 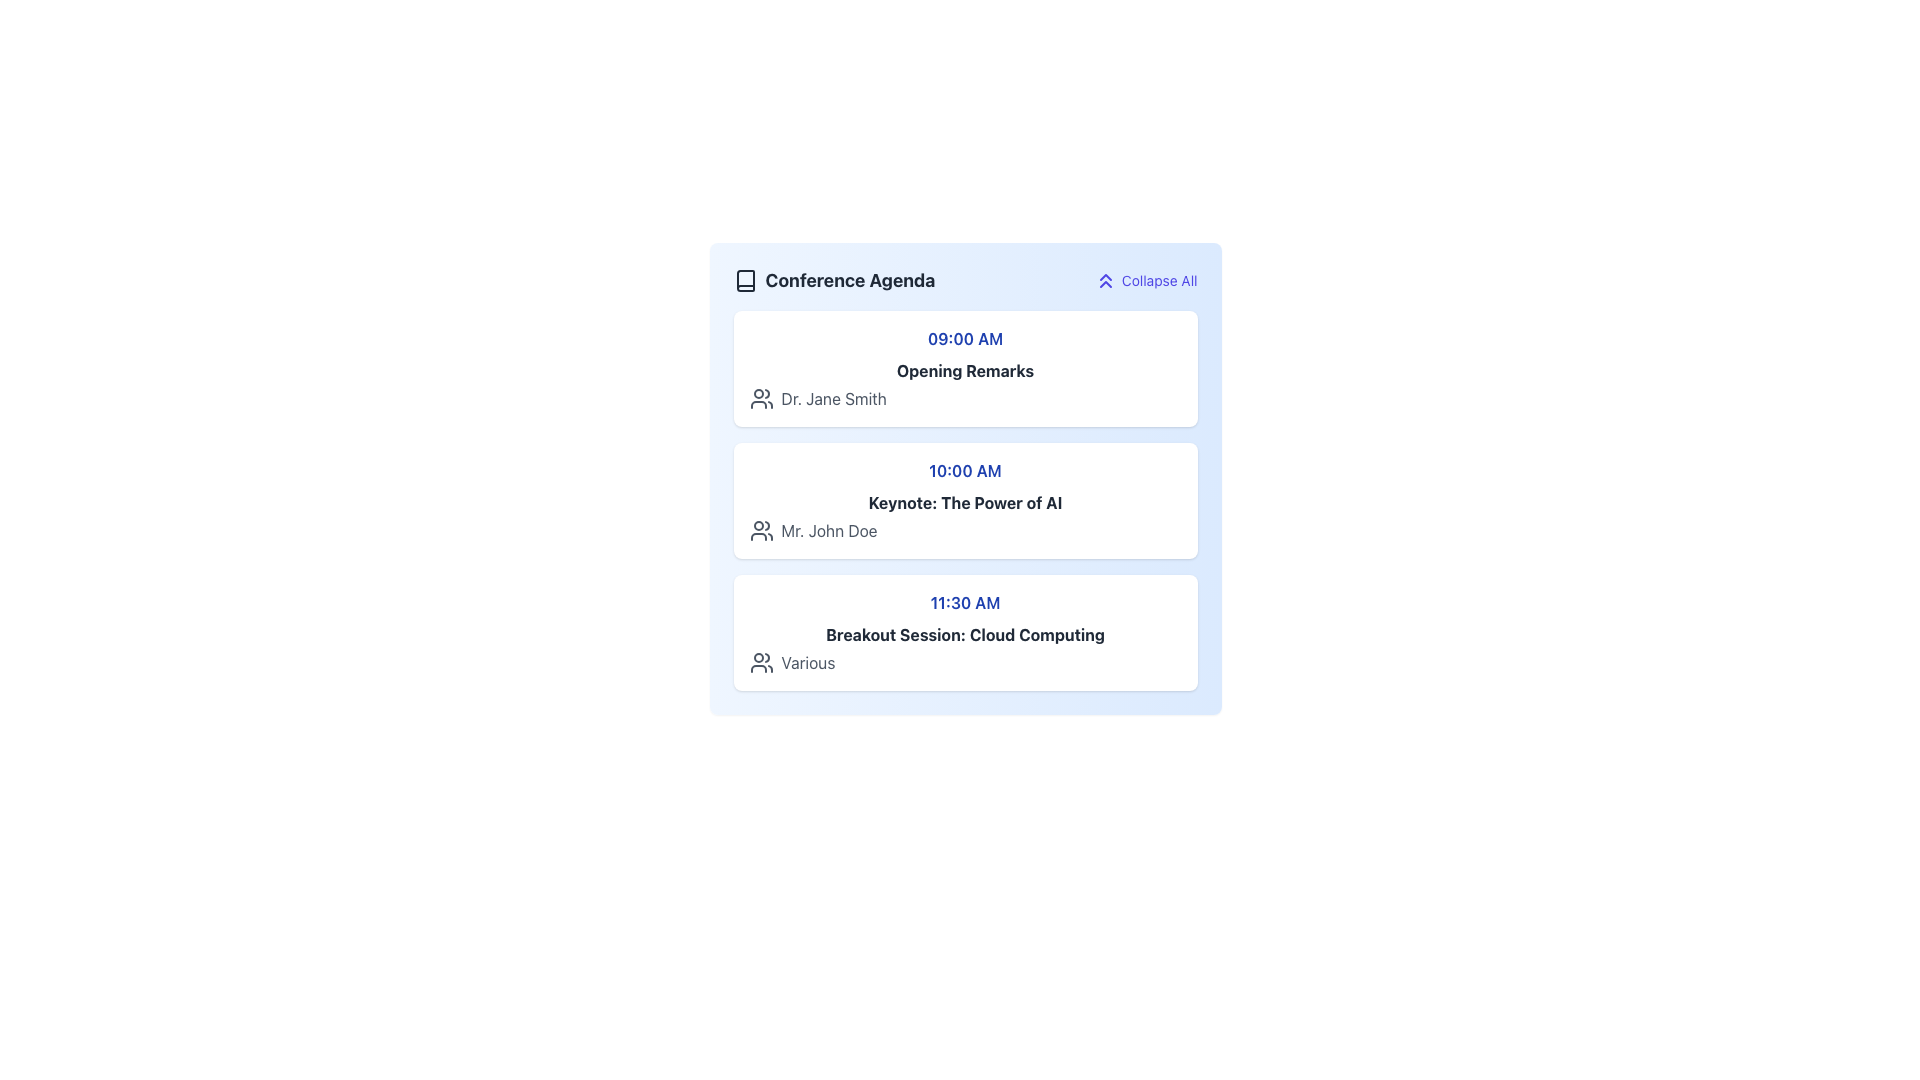 What do you see at coordinates (1145, 281) in the screenshot?
I see `the 'Collapse All' button with an icon of stacked upward-facing chevrons` at bounding box center [1145, 281].